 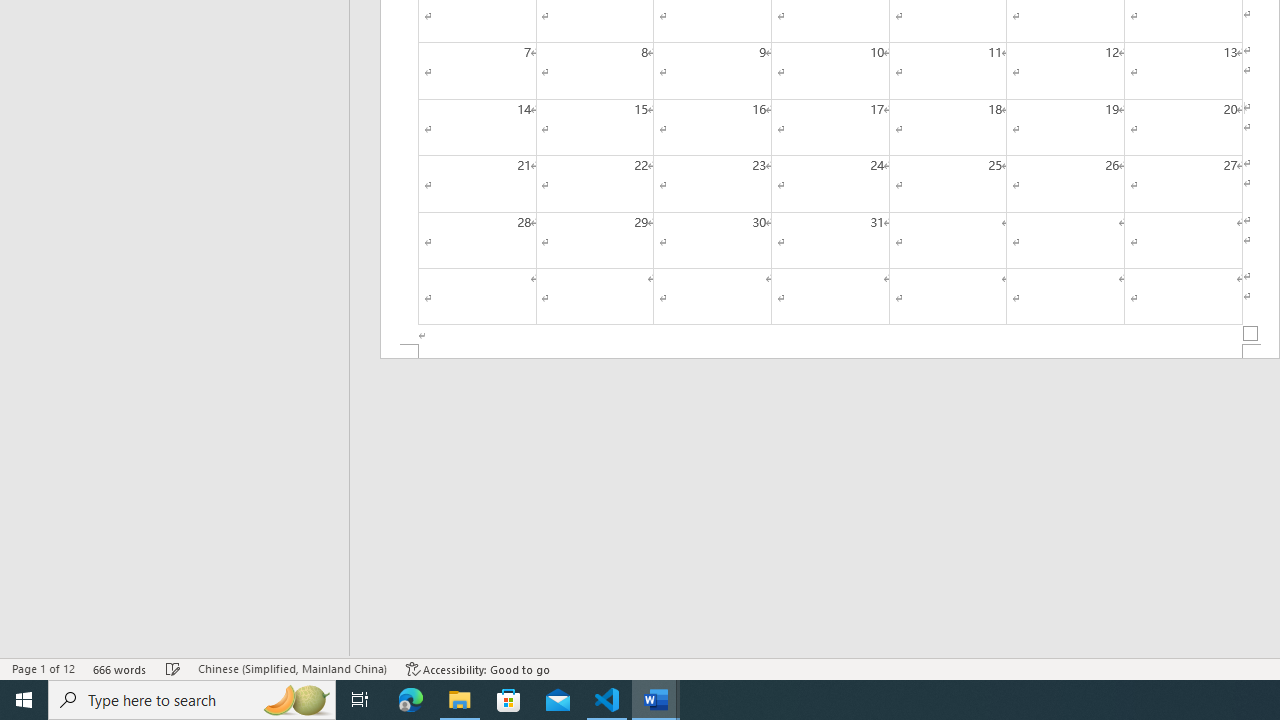 What do you see at coordinates (43, 669) in the screenshot?
I see `'Page Number Page 1 of 12'` at bounding box center [43, 669].